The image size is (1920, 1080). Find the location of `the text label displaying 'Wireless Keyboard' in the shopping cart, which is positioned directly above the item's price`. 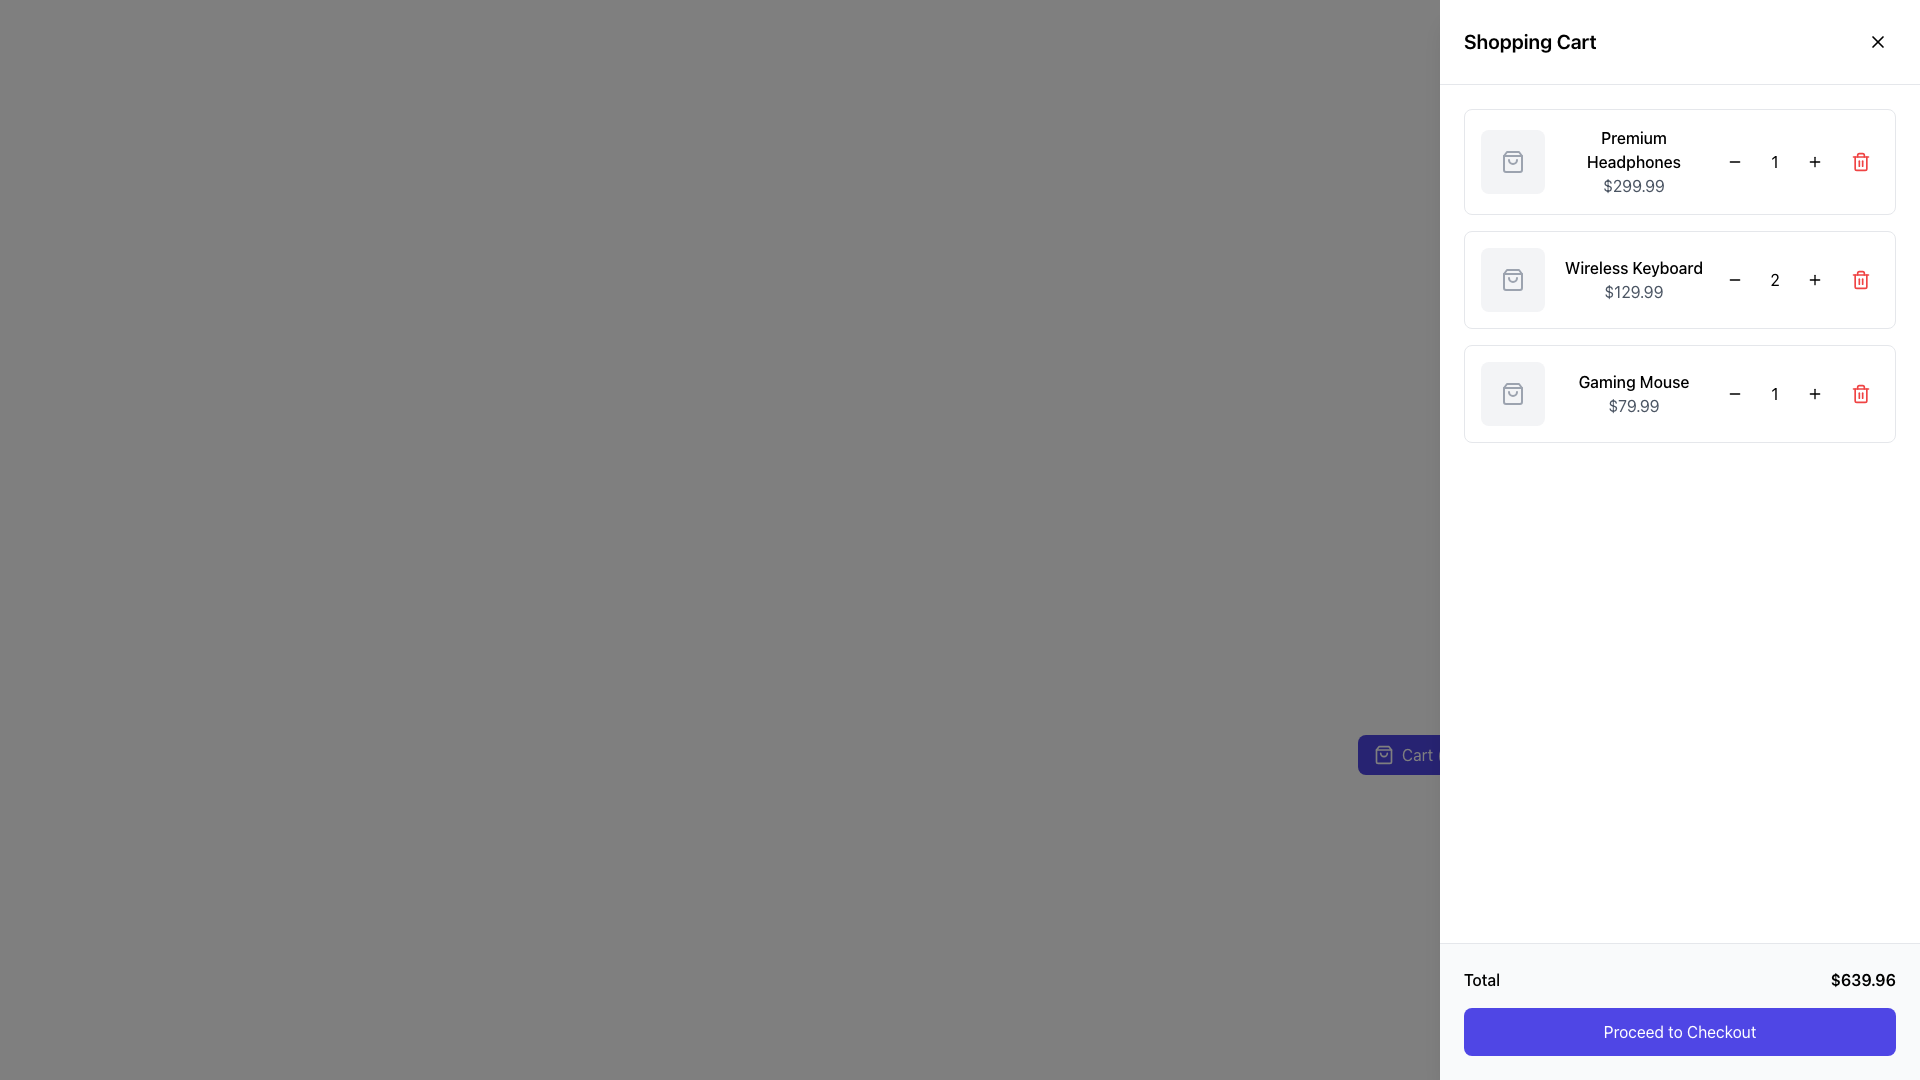

the text label displaying 'Wireless Keyboard' in the shopping cart, which is positioned directly above the item's price is located at coordinates (1633, 266).